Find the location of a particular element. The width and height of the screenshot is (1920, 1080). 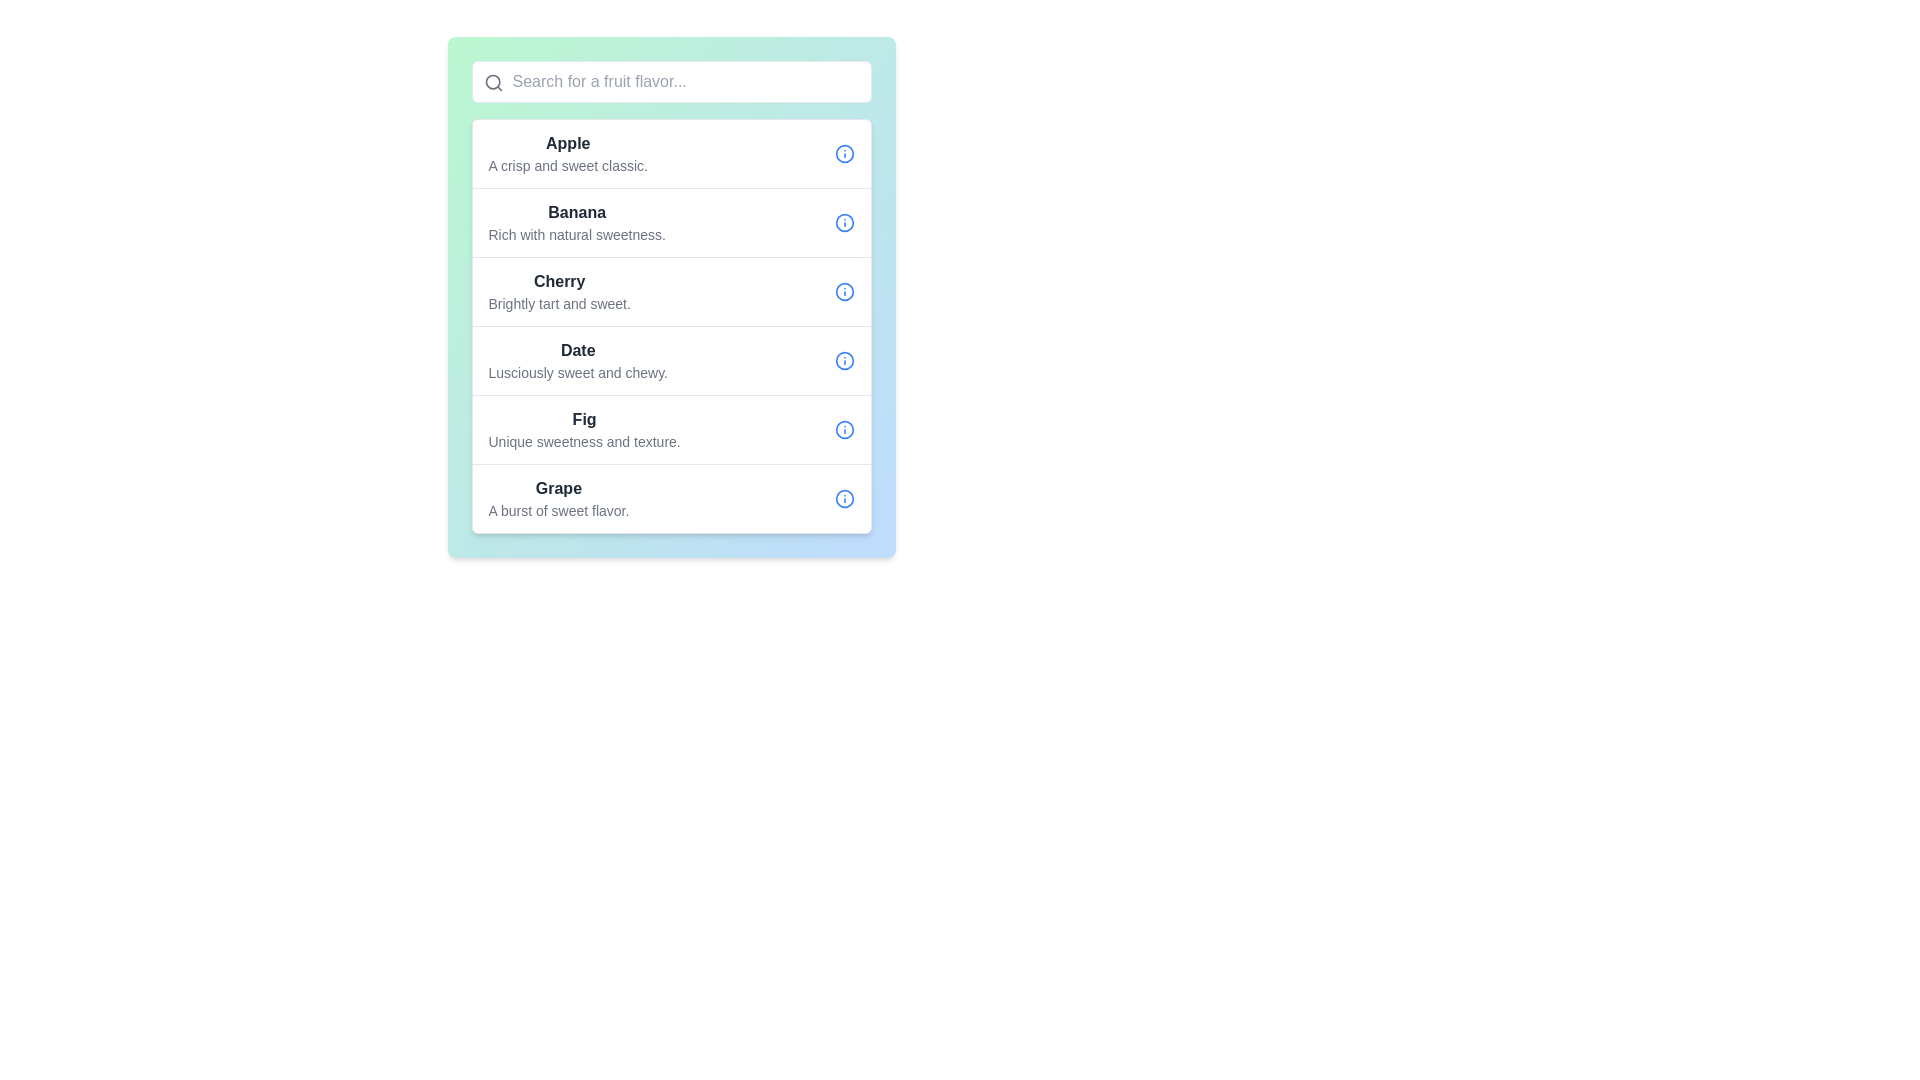

the text element that states 'A burst of sweet flavor.' located directly below the bold title 'Grape' in the fruit flavor descriptions list is located at coordinates (558, 509).